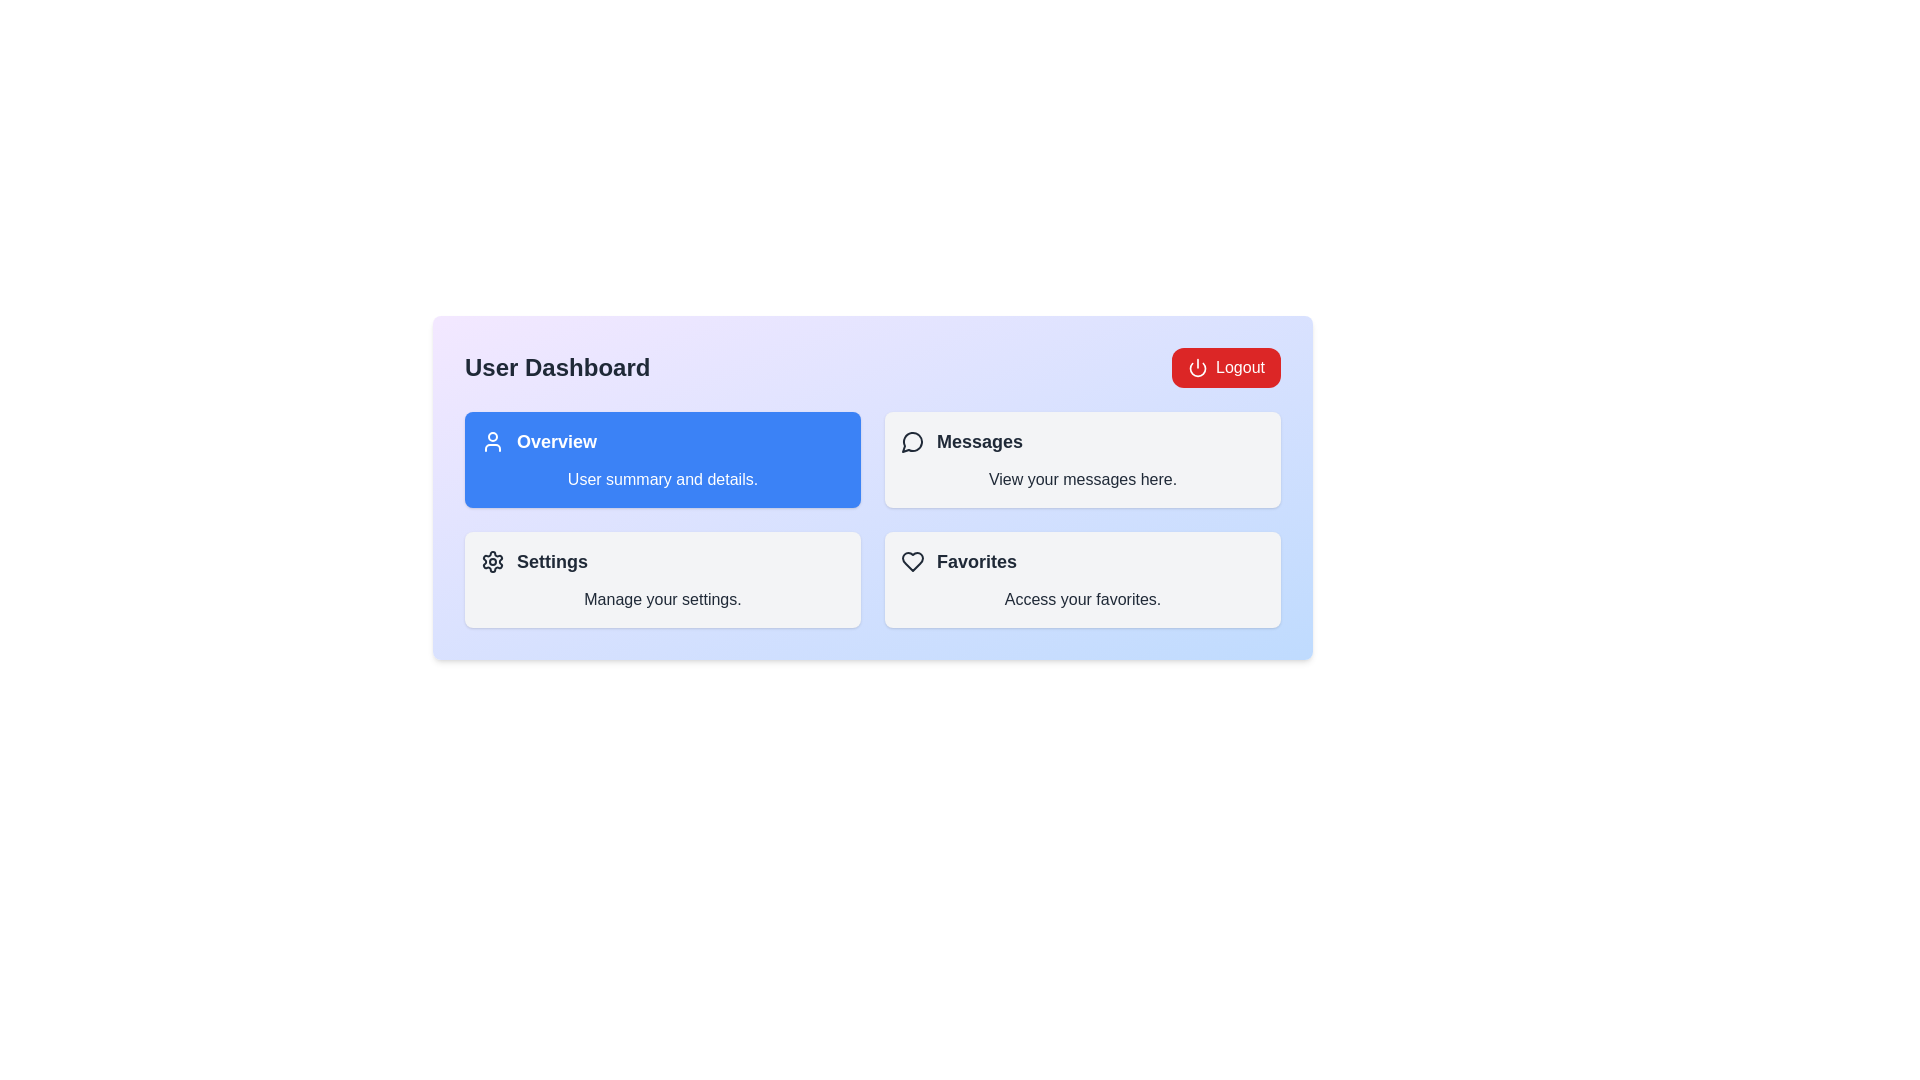 Image resolution: width=1920 pixels, height=1080 pixels. What do you see at coordinates (493, 562) in the screenshot?
I see `the settings icon, which resembles a cog or gear shape, located in the bottom-left quadrant of the main dashboard area, to the left of the text 'Manage your settings.'` at bounding box center [493, 562].